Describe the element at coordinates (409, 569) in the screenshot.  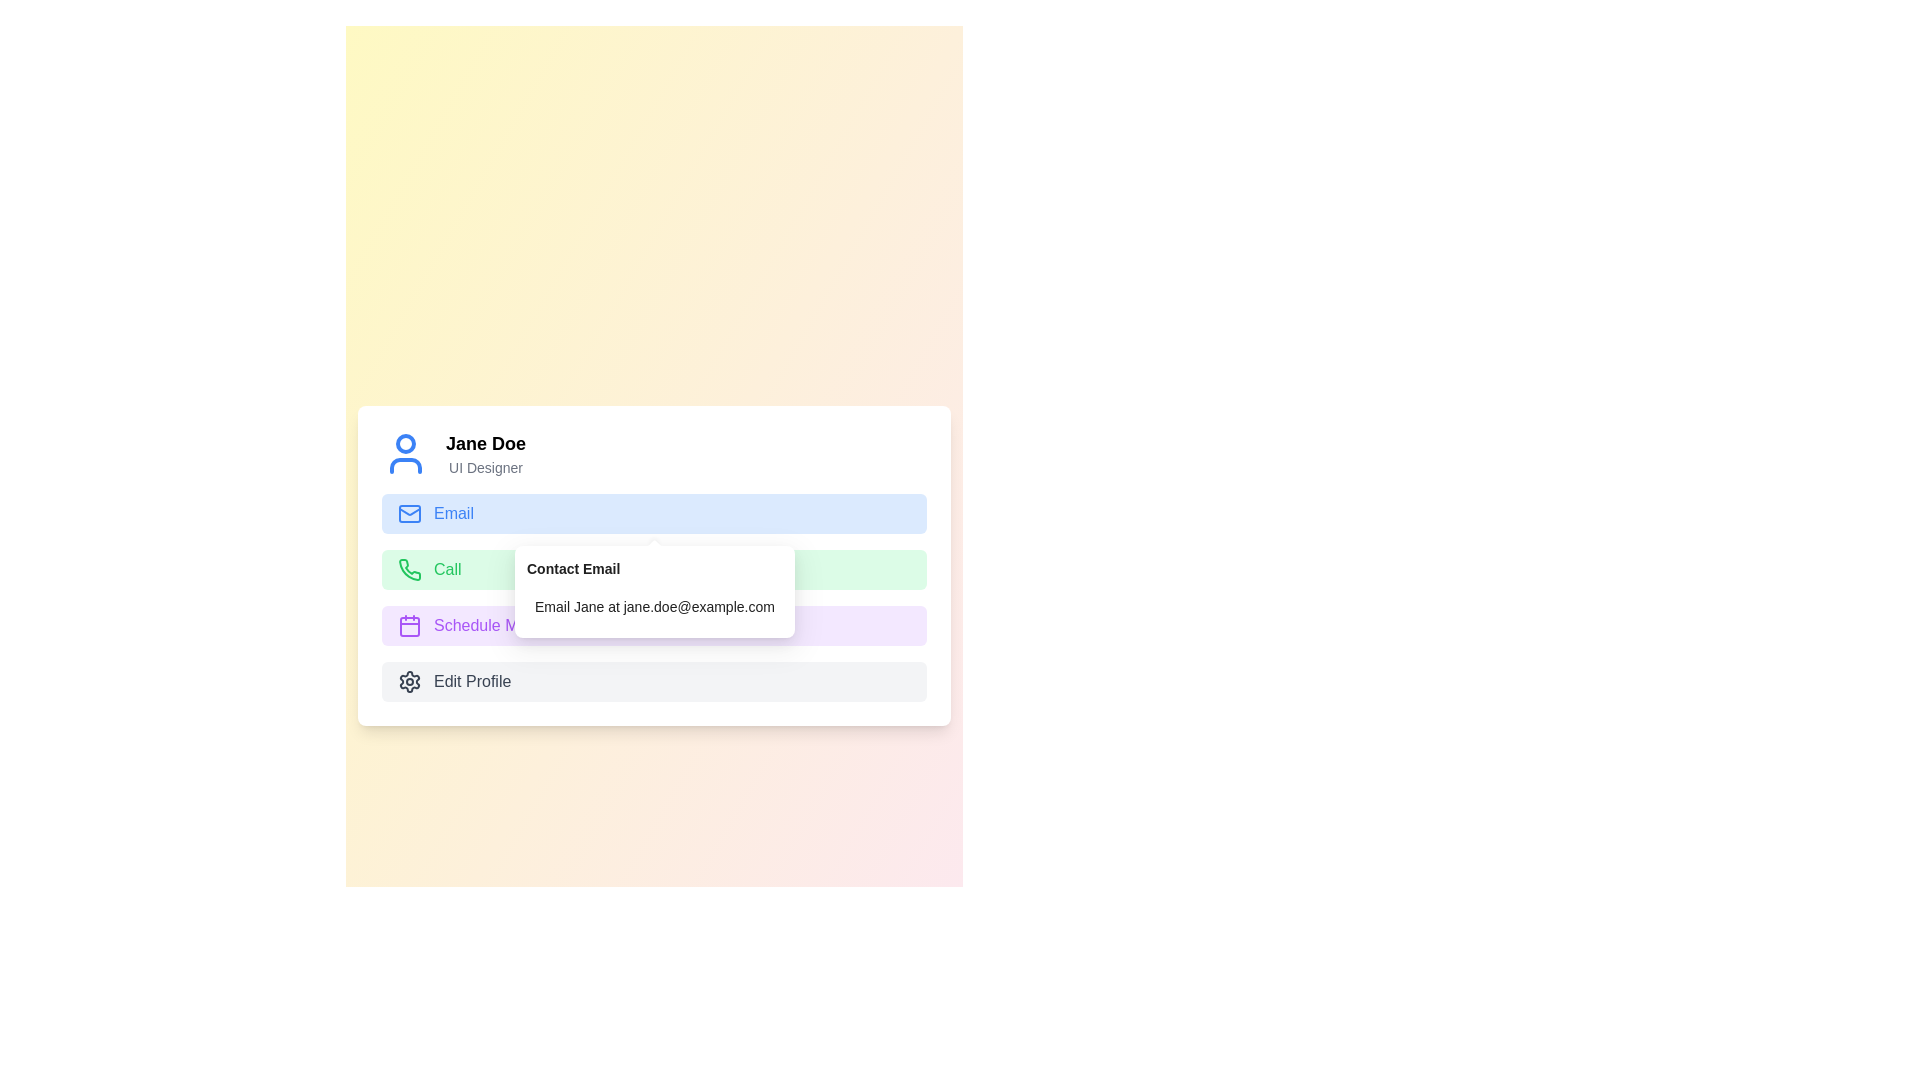
I see `the 'Call' icon located to the left of the text 'Call' within the green-highlighted section for interaction` at that location.